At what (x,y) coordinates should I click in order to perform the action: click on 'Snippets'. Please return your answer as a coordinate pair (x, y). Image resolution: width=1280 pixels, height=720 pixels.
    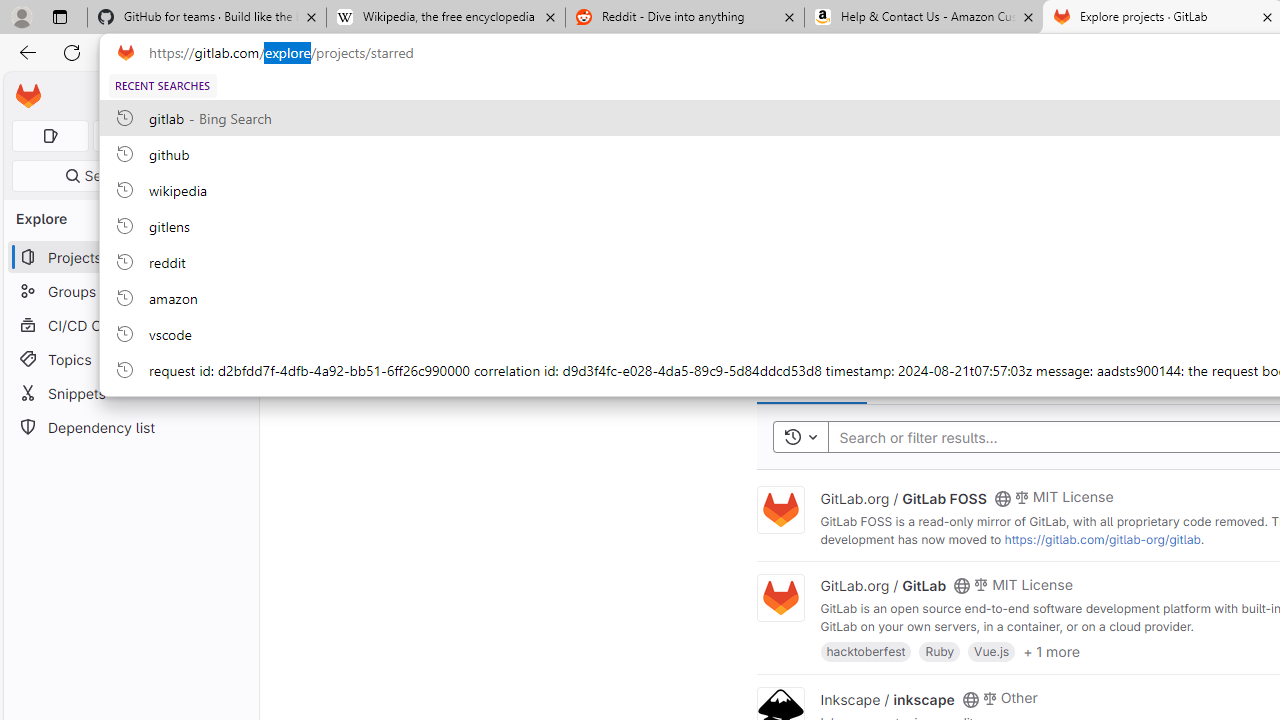
    Looking at the image, I should click on (130, 393).